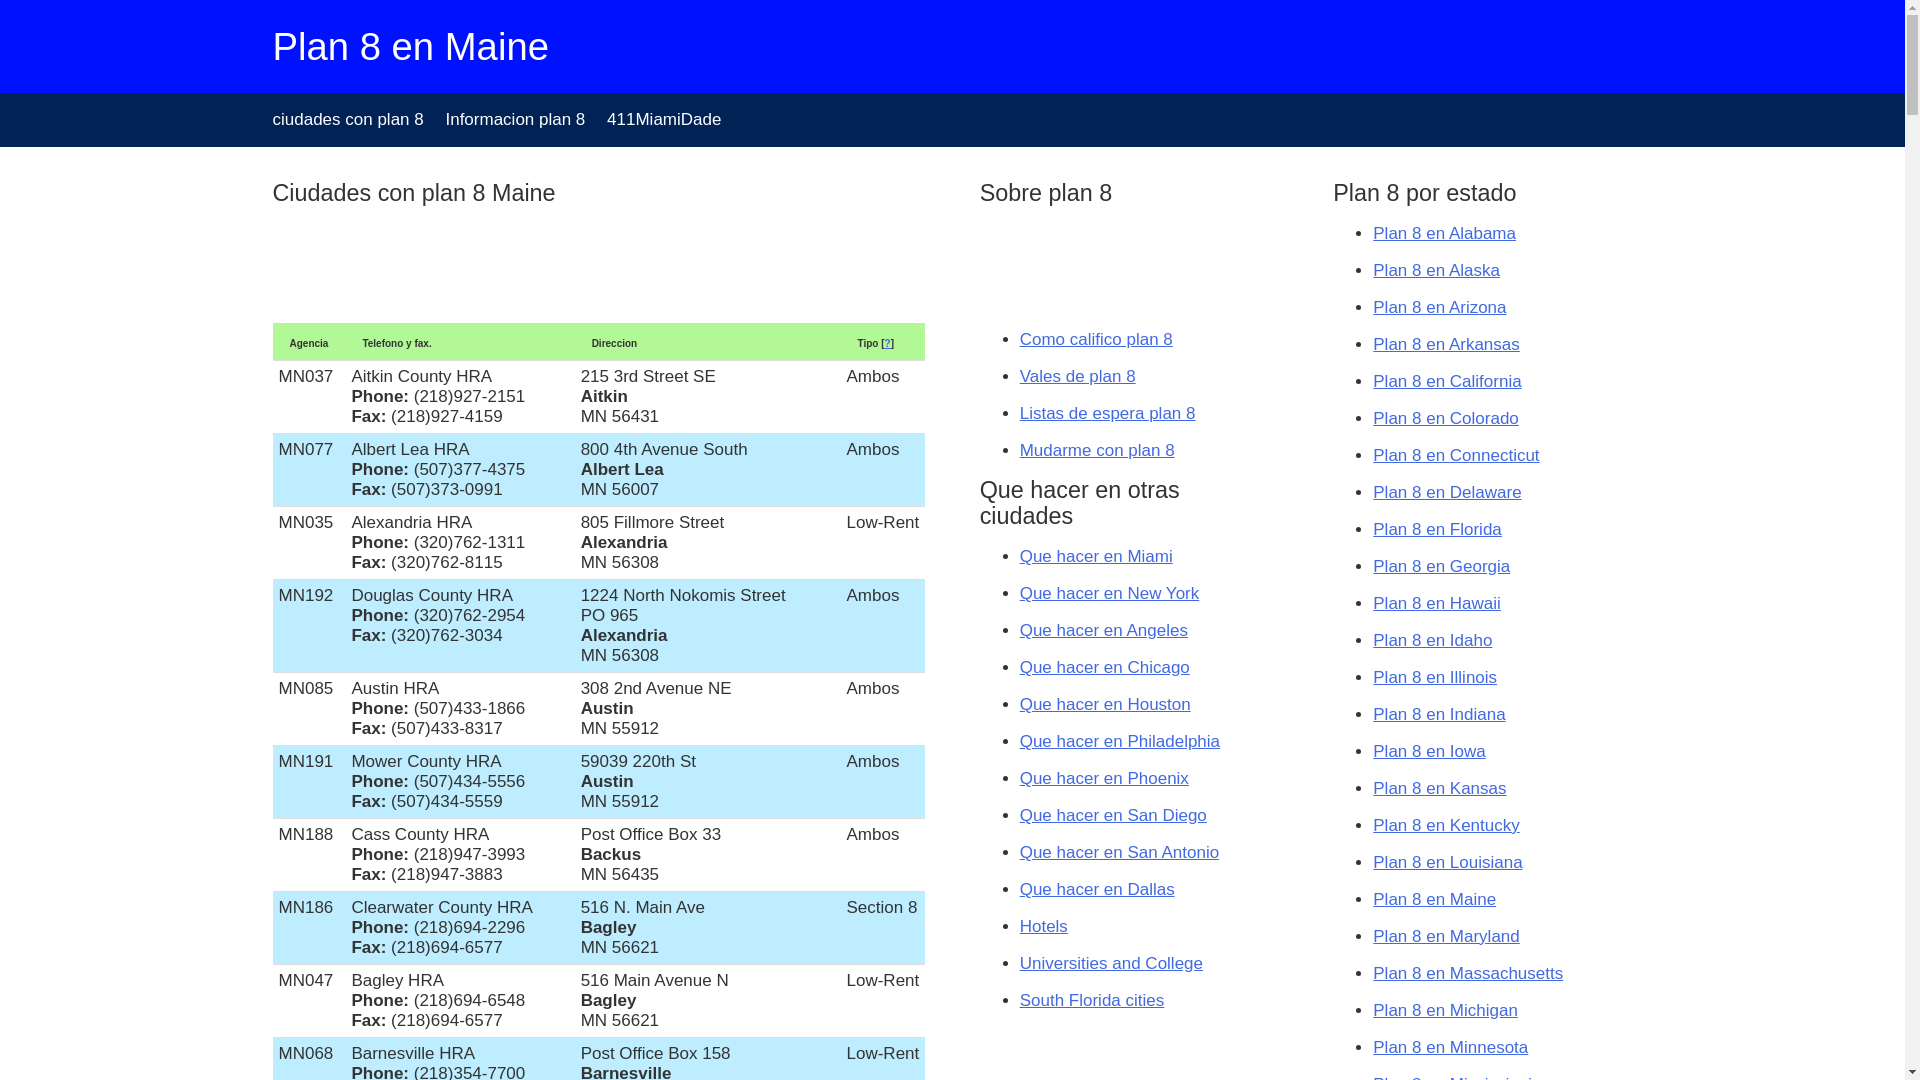 The width and height of the screenshot is (1920, 1080). What do you see at coordinates (1446, 492) in the screenshot?
I see `'Plan 8 en Delaware'` at bounding box center [1446, 492].